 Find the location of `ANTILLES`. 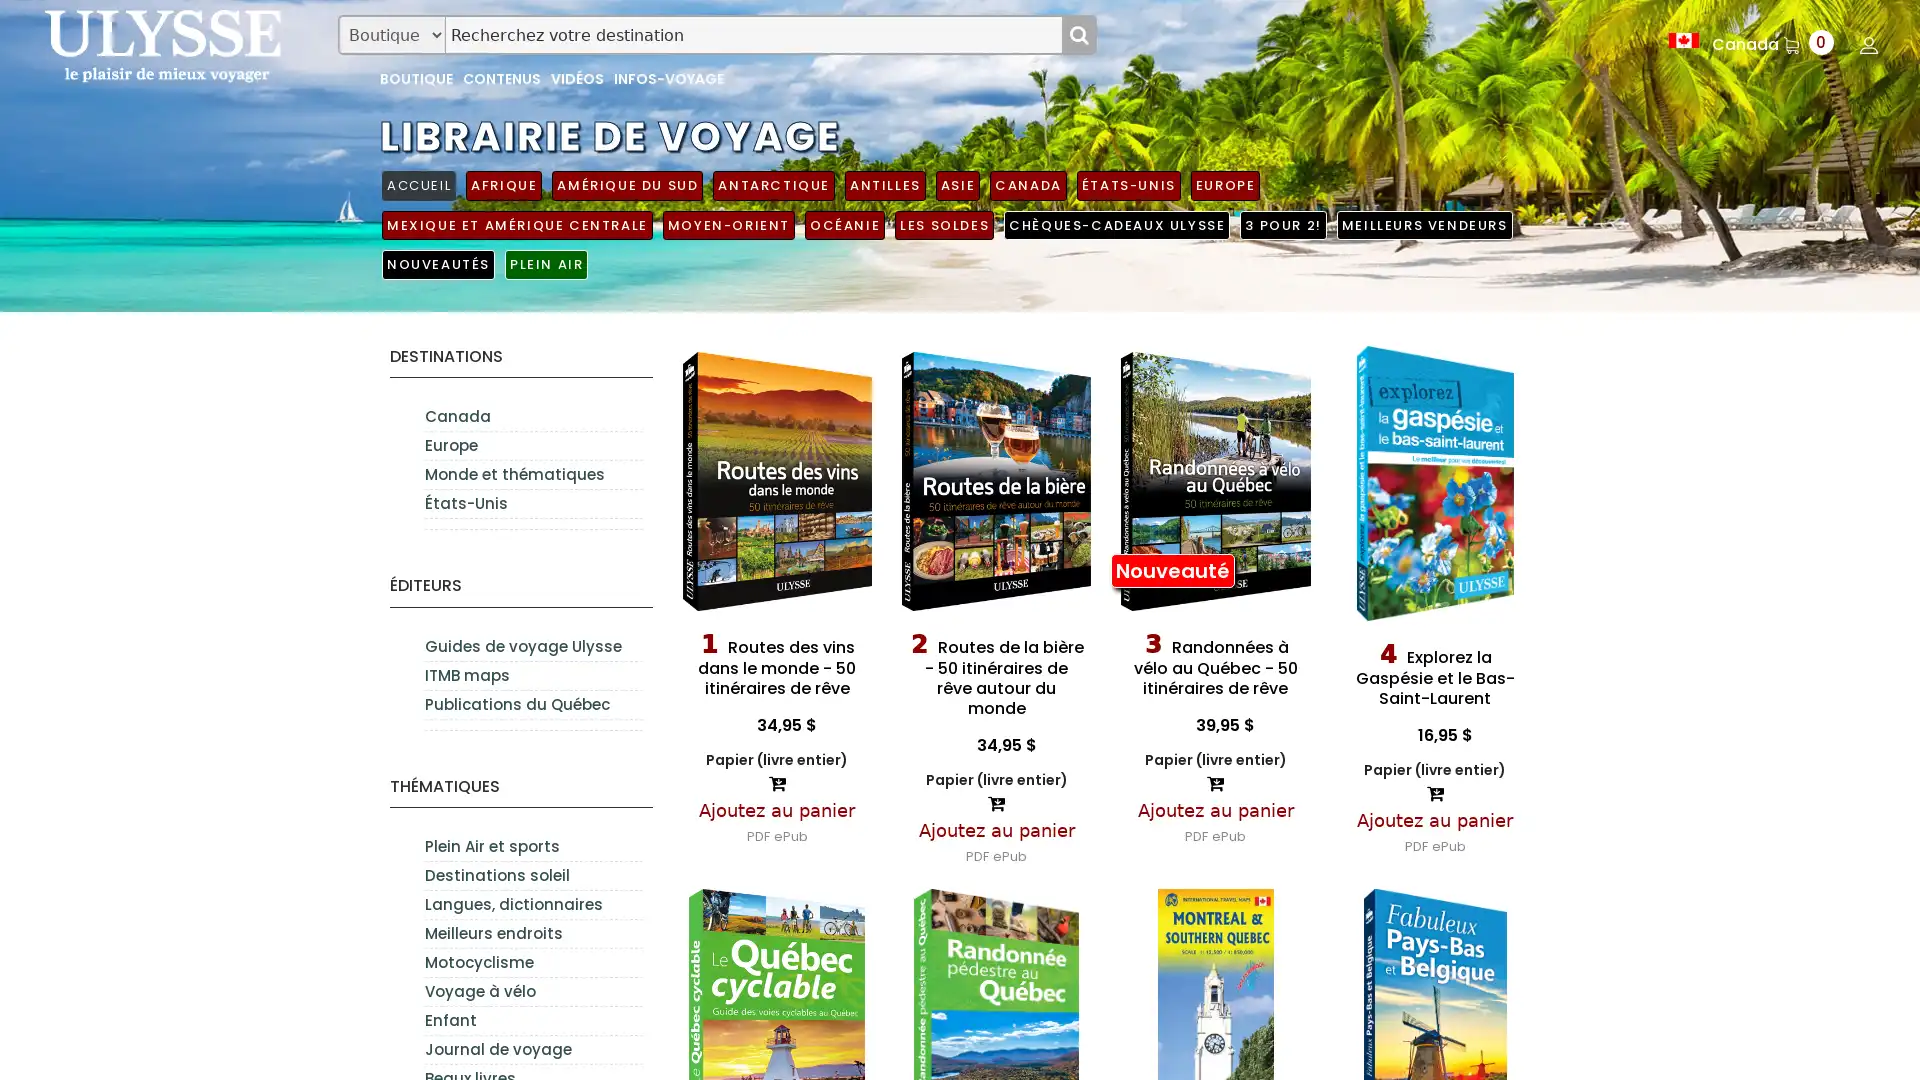

ANTILLES is located at coordinates (883, 185).